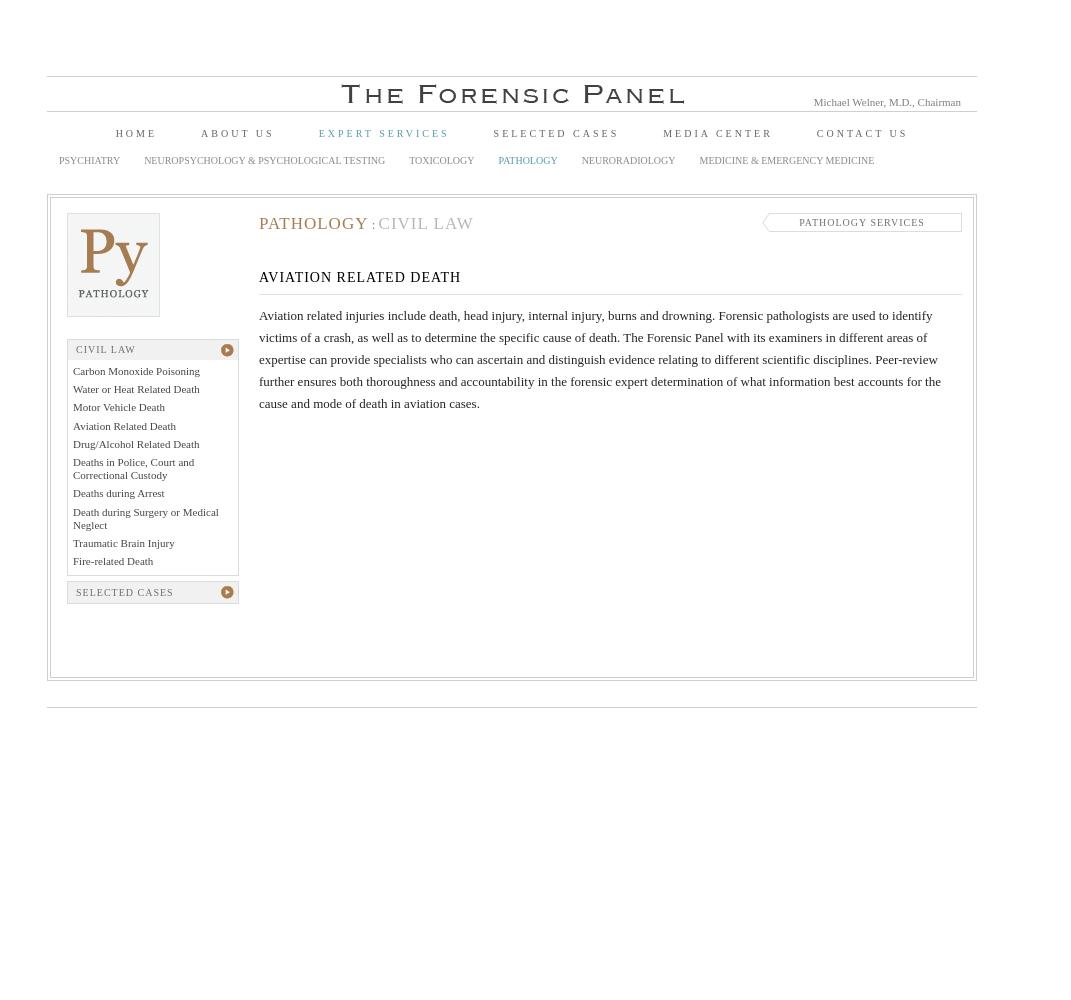 The image size is (1071, 1000). Describe the element at coordinates (136, 442) in the screenshot. I see `'Drug/Alcohol Related Death'` at that location.